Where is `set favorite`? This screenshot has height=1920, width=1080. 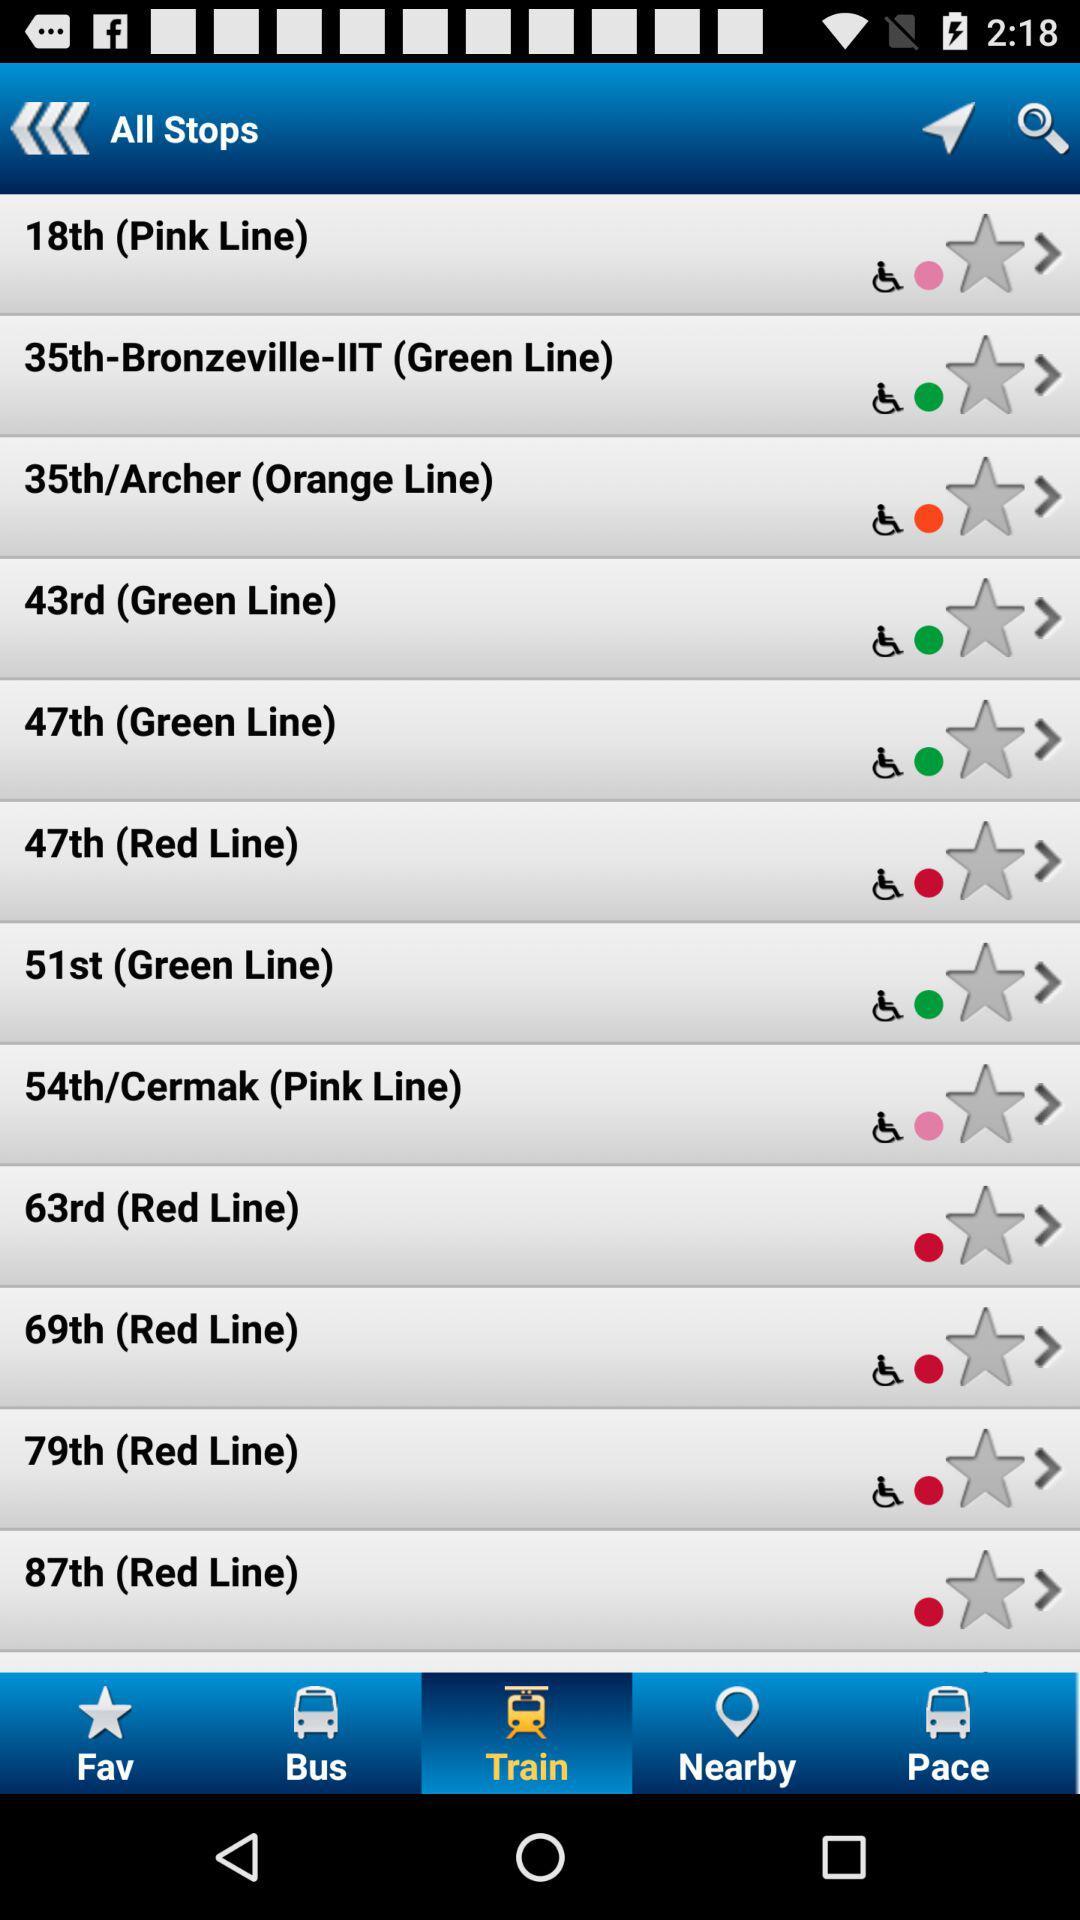 set favorite is located at coordinates (984, 374).